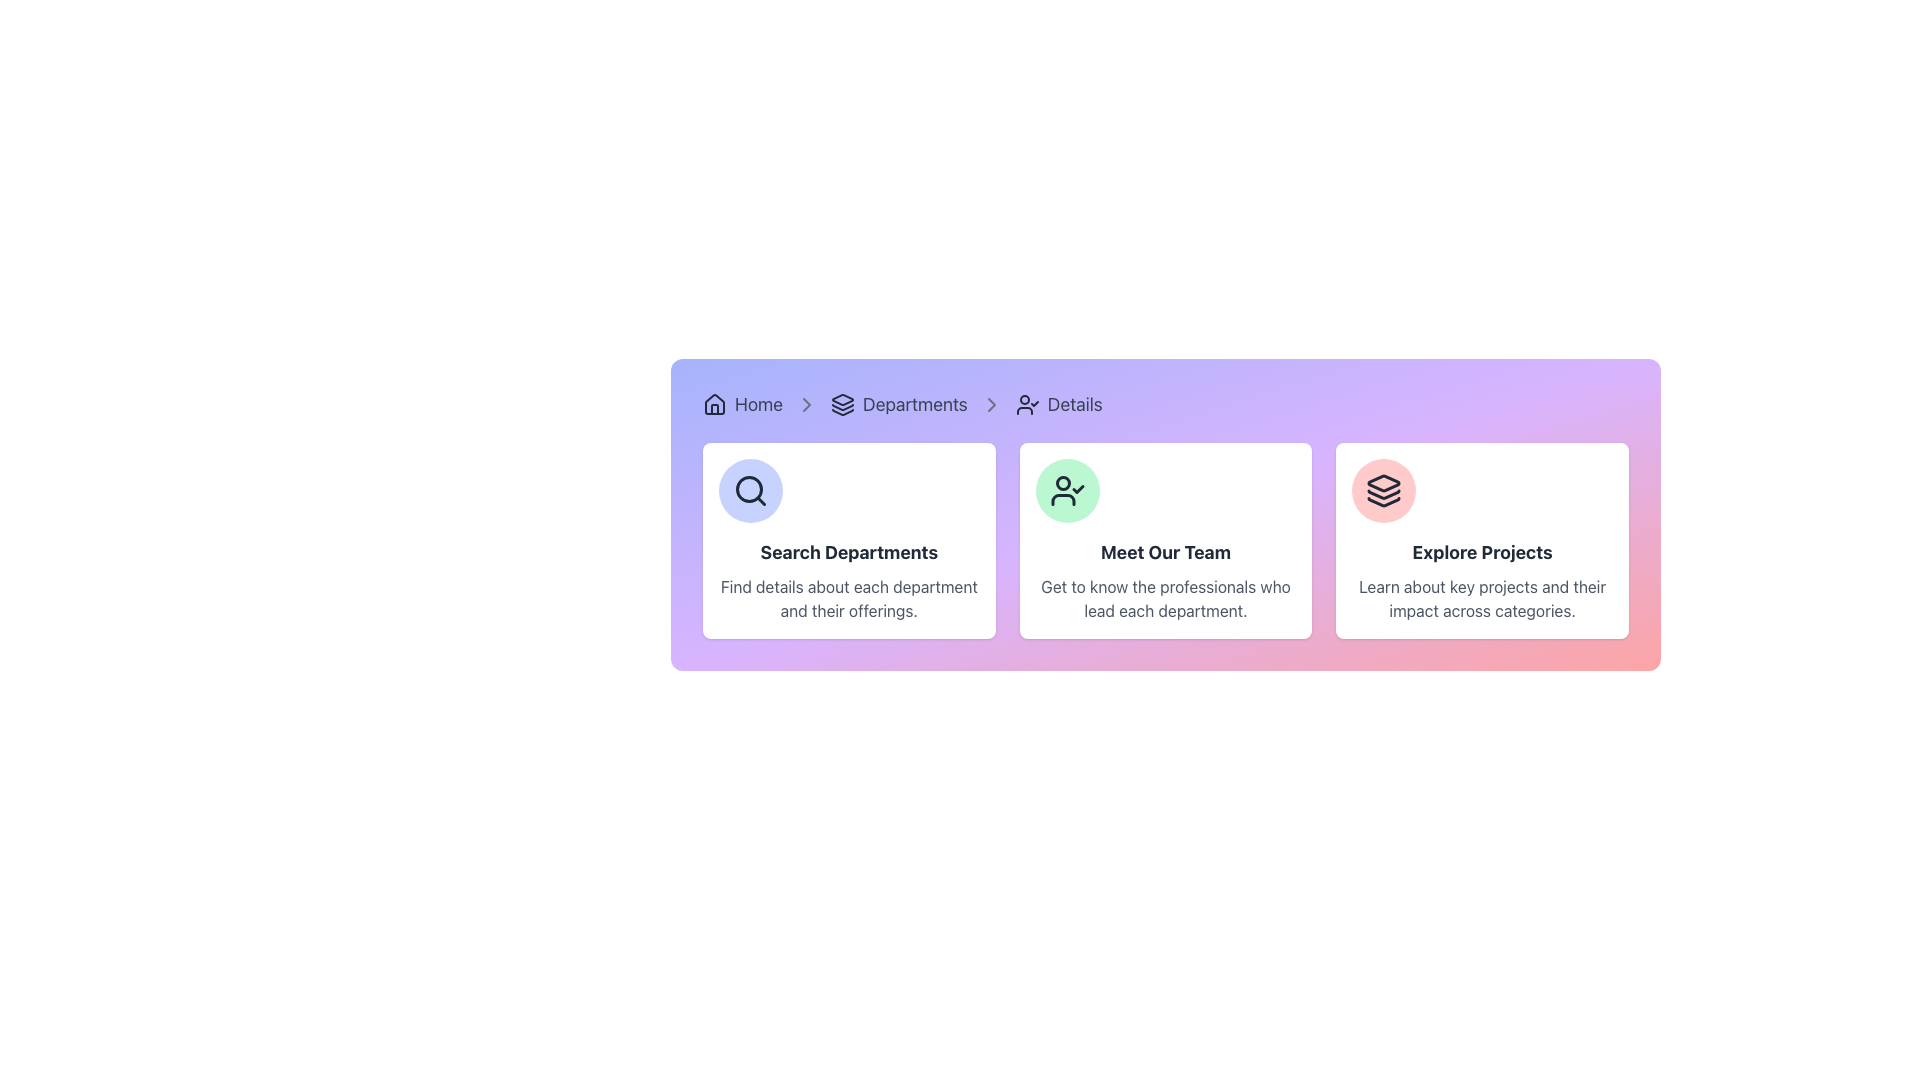 The image size is (1920, 1080). Describe the element at coordinates (843, 405) in the screenshot. I see `the icon representing layered objects, which is located to the left of the text labeled 'Departments' in the breadcrumb navigation bar` at that location.